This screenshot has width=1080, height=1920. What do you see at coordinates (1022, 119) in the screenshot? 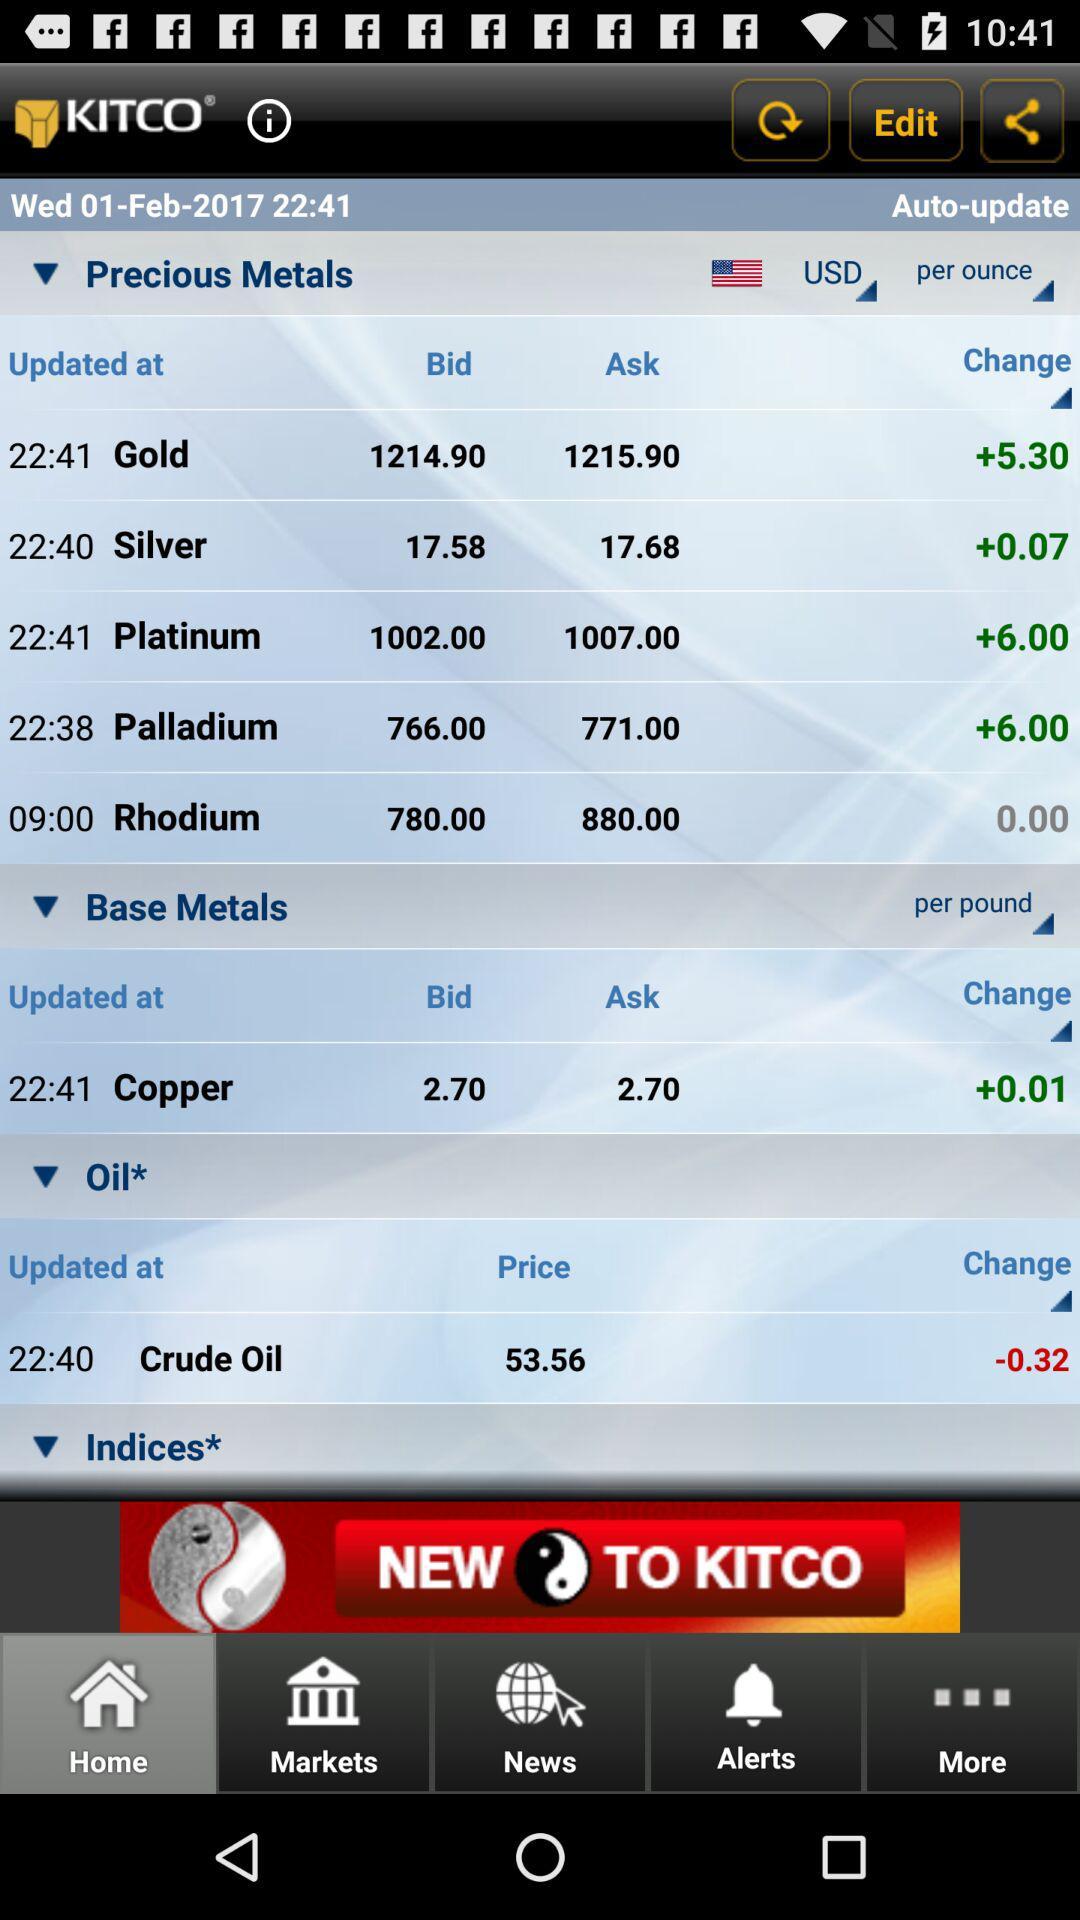
I see `share the information` at bounding box center [1022, 119].